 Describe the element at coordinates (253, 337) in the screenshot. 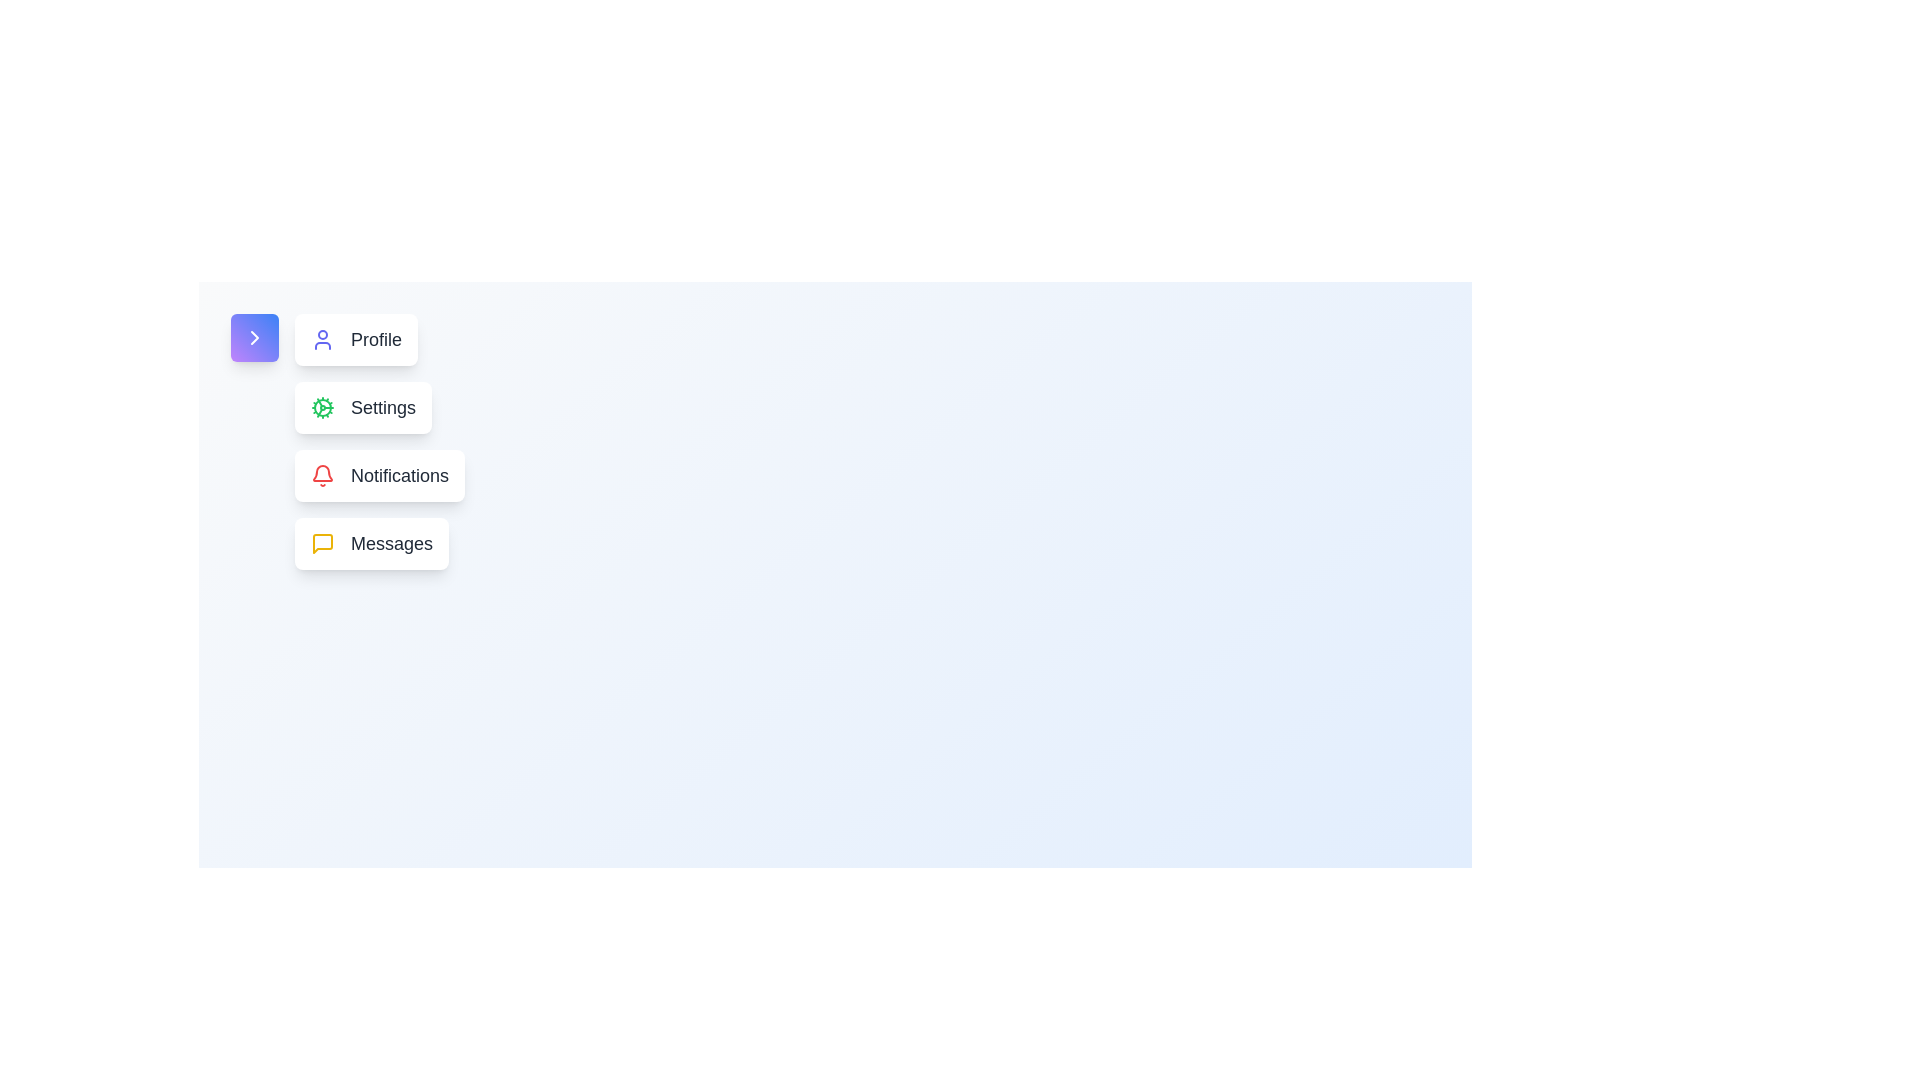

I see `the toggle button to open or close the menu` at that location.